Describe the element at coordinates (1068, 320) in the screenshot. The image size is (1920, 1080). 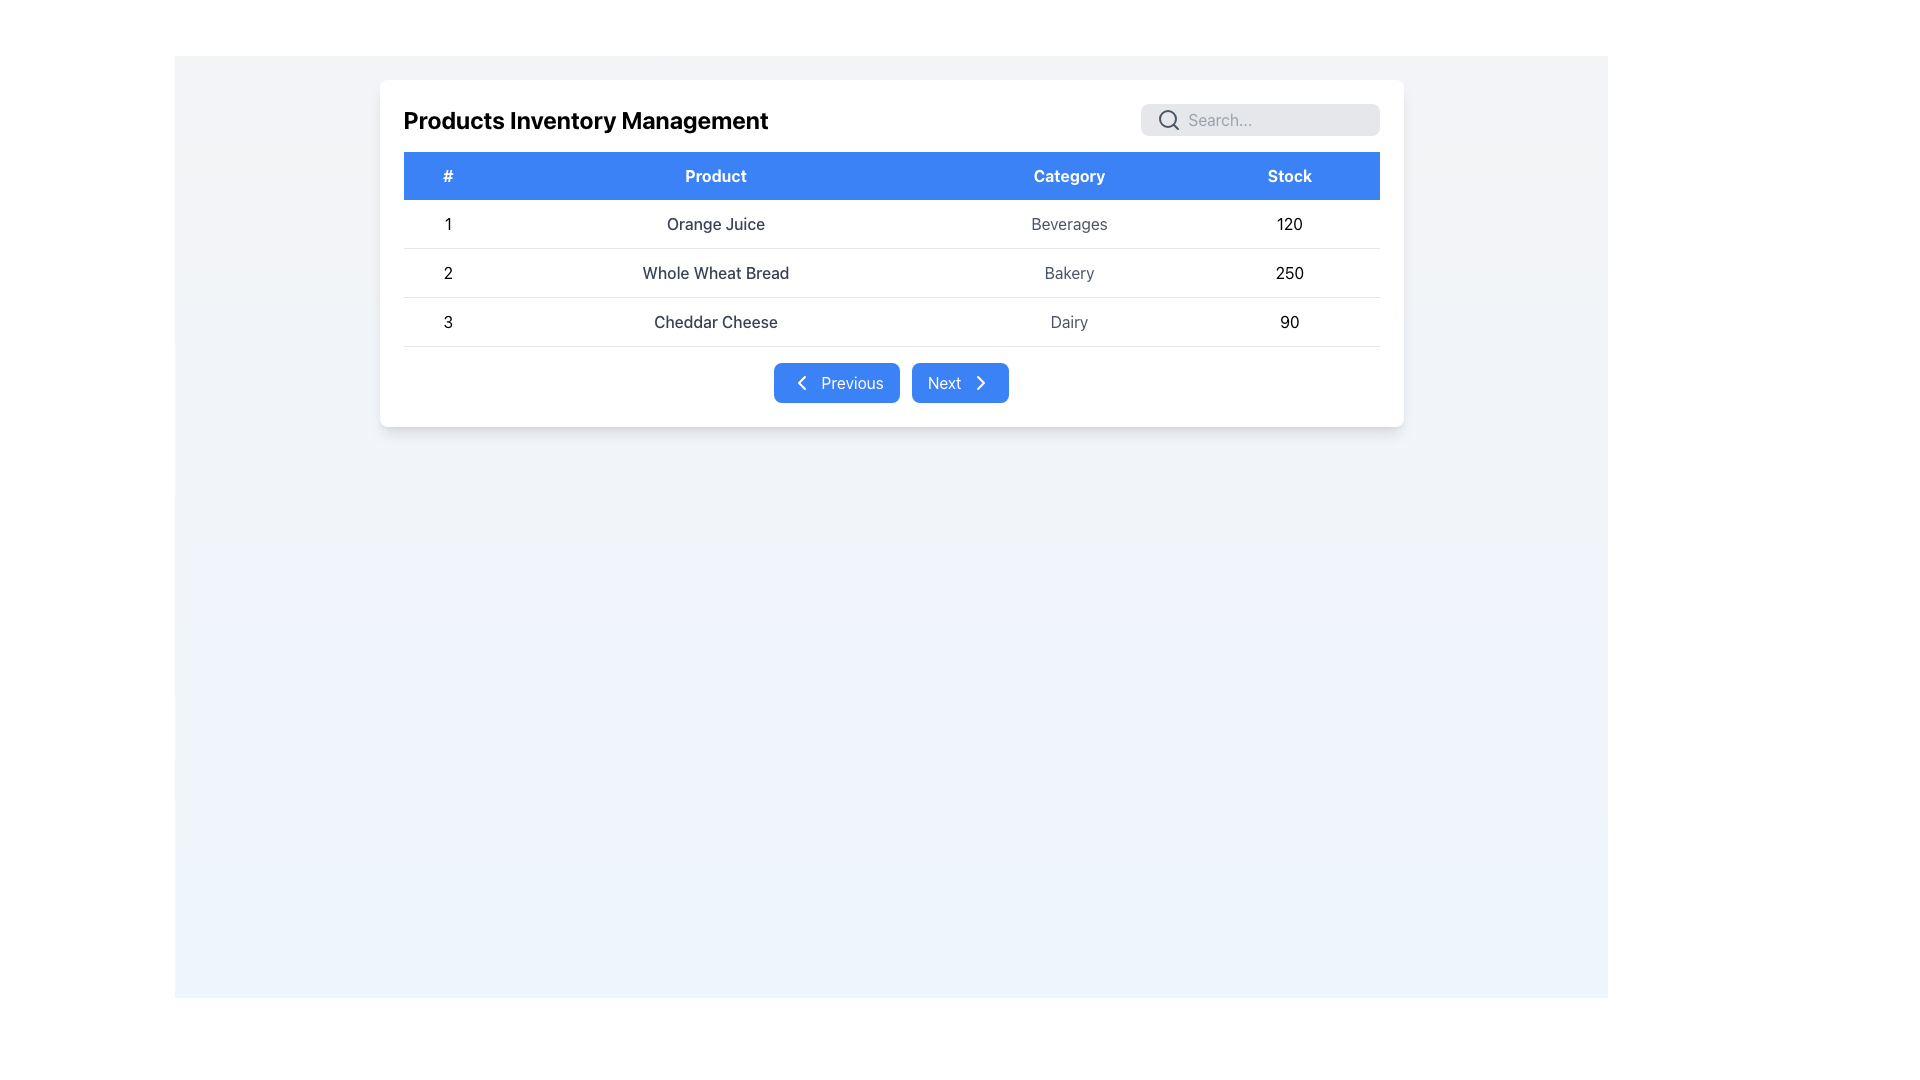
I see `the gray text element displaying 'Dairy' located in the third row under the 'Category' column of the table` at that location.